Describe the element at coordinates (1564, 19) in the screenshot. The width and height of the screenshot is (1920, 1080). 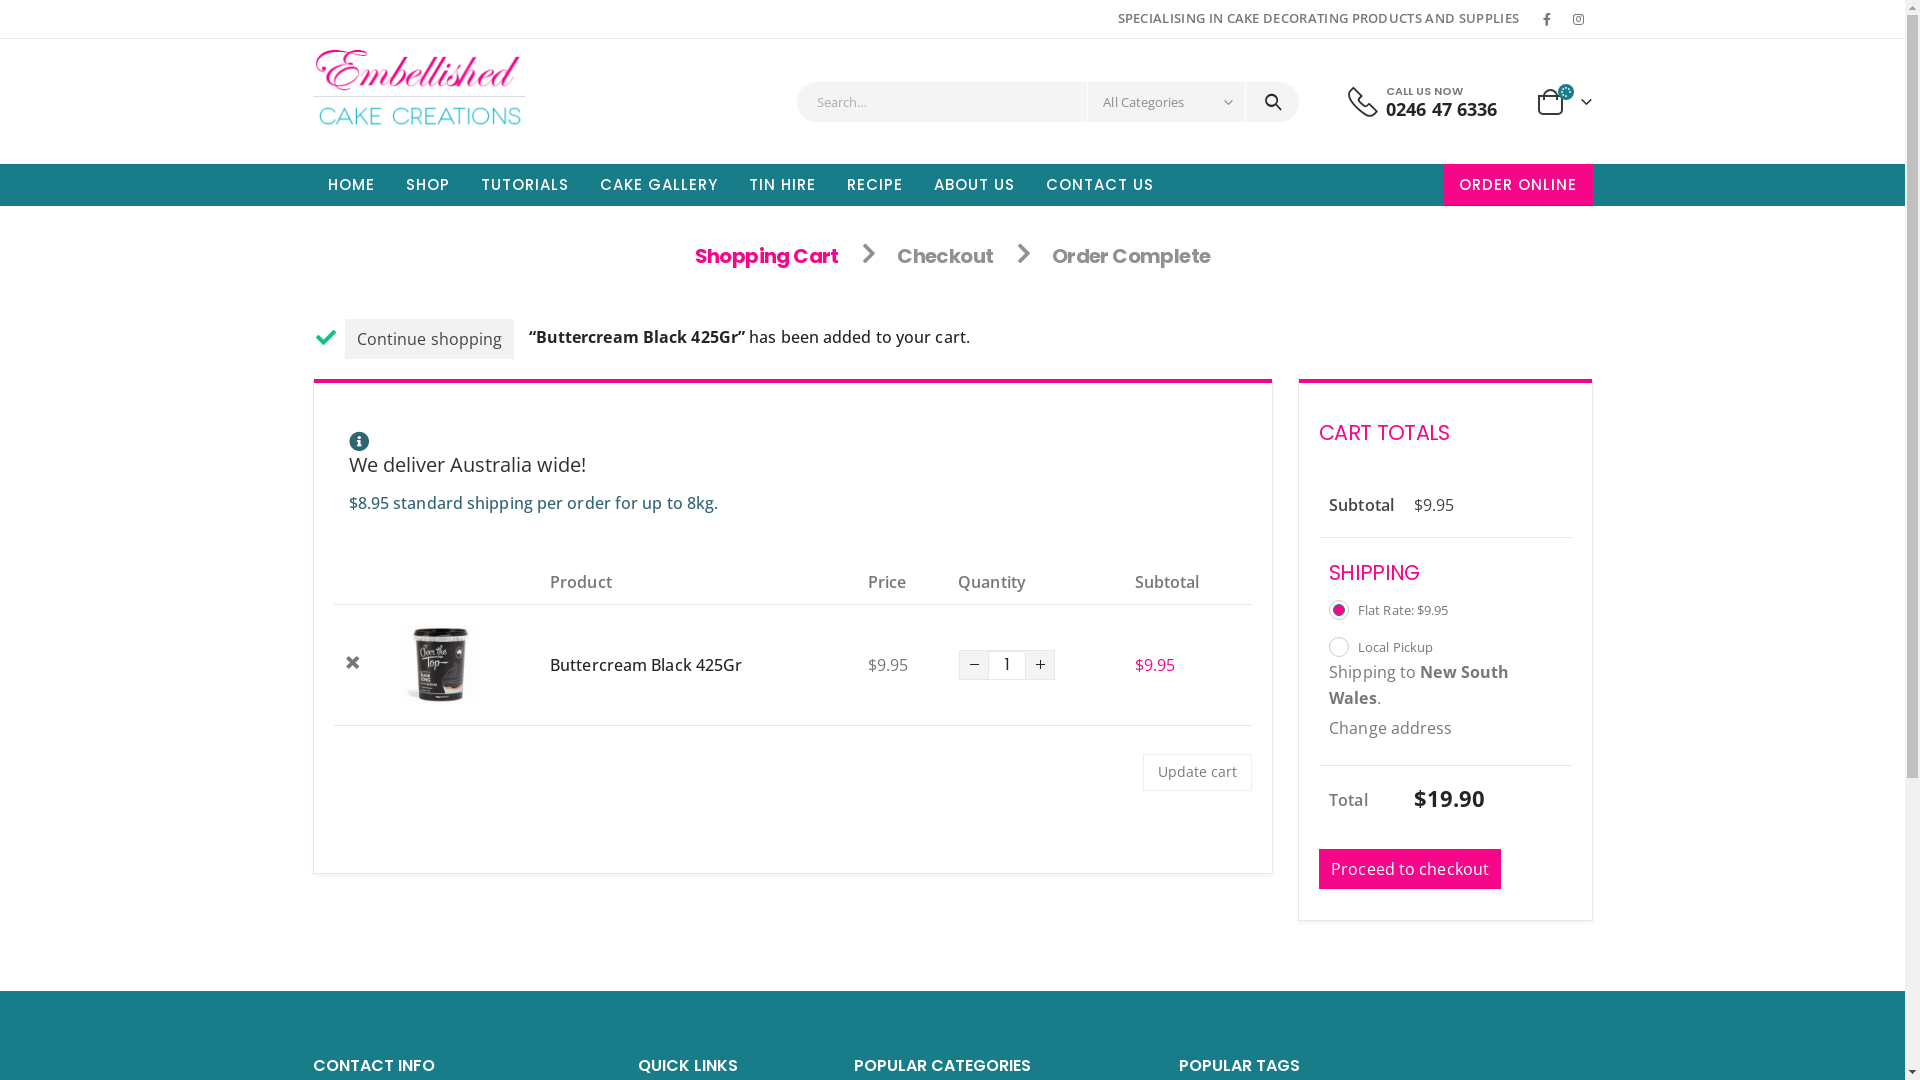
I see `'Instagram'` at that location.